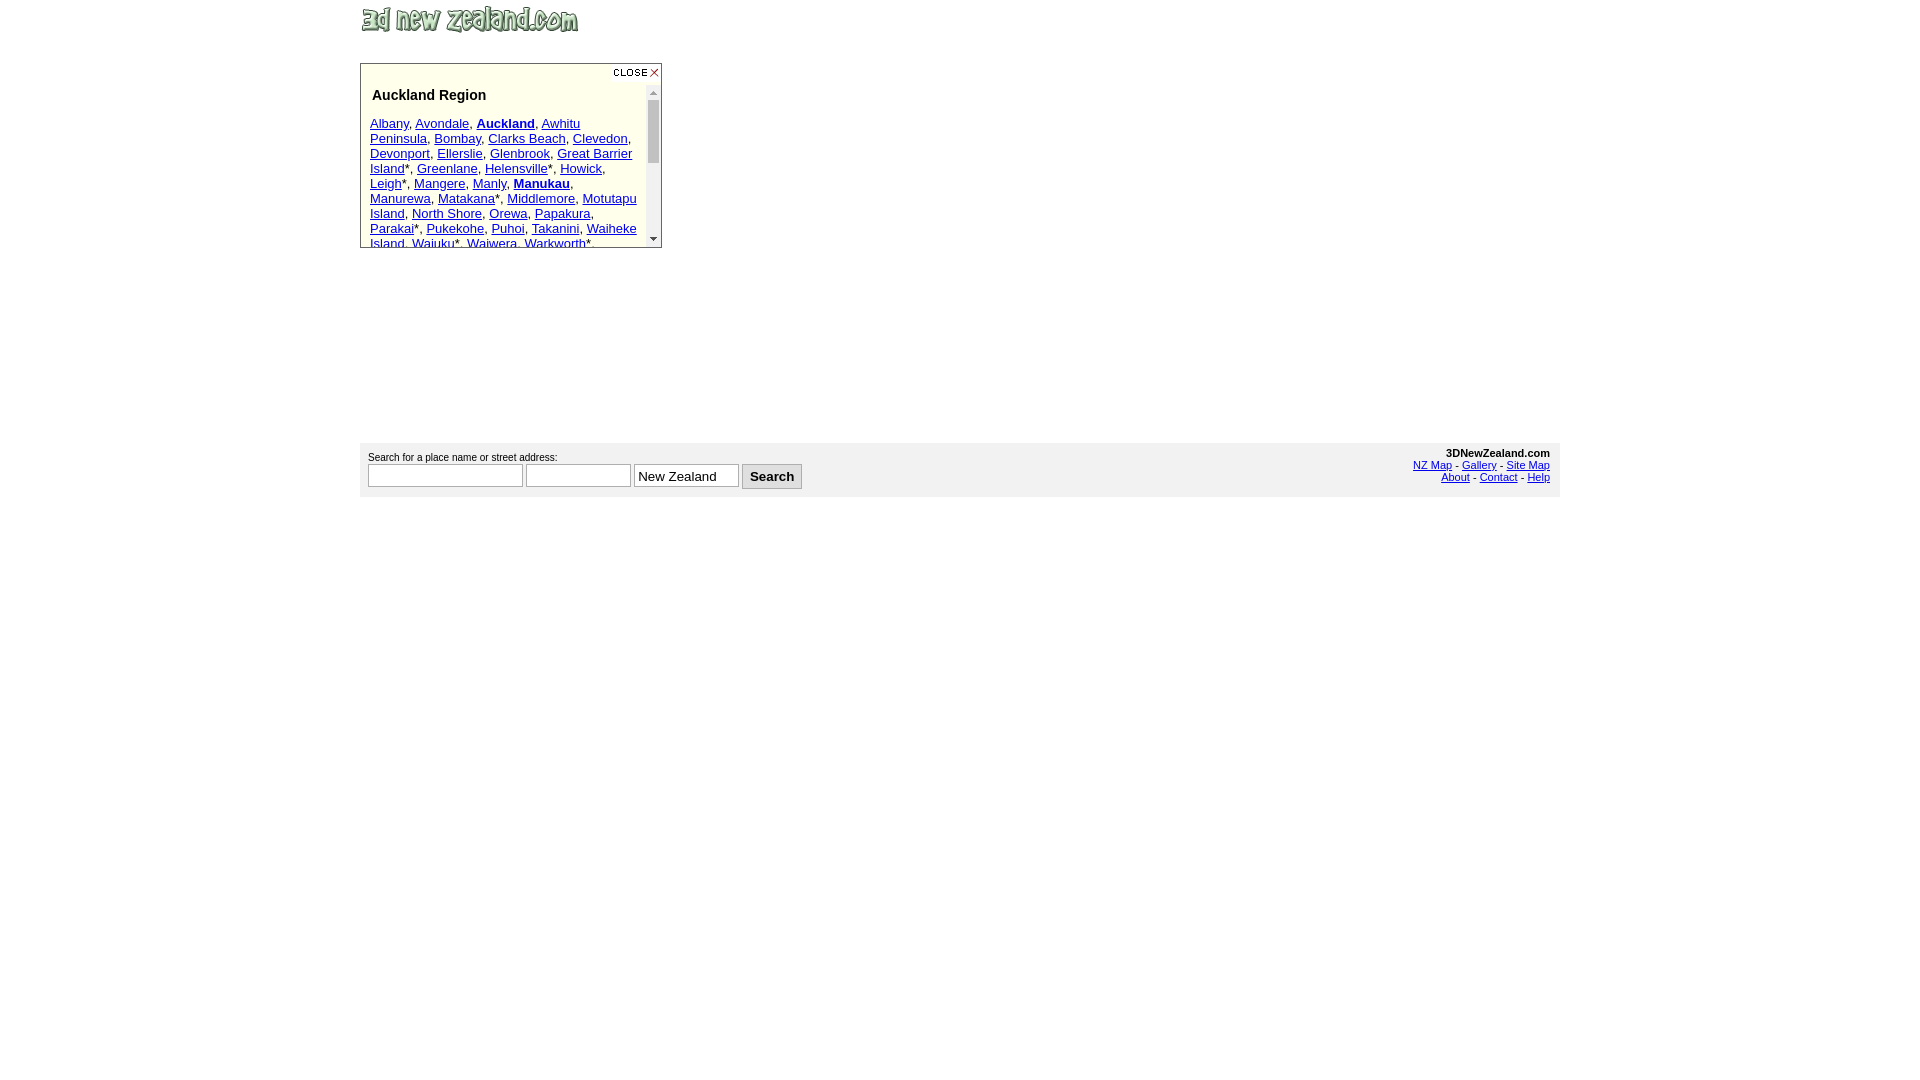 This screenshot has height=1080, width=1920. What do you see at coordinates (534, 213) in the screenshot?
I see `'Papakura'` at bounding box center [534, 213].